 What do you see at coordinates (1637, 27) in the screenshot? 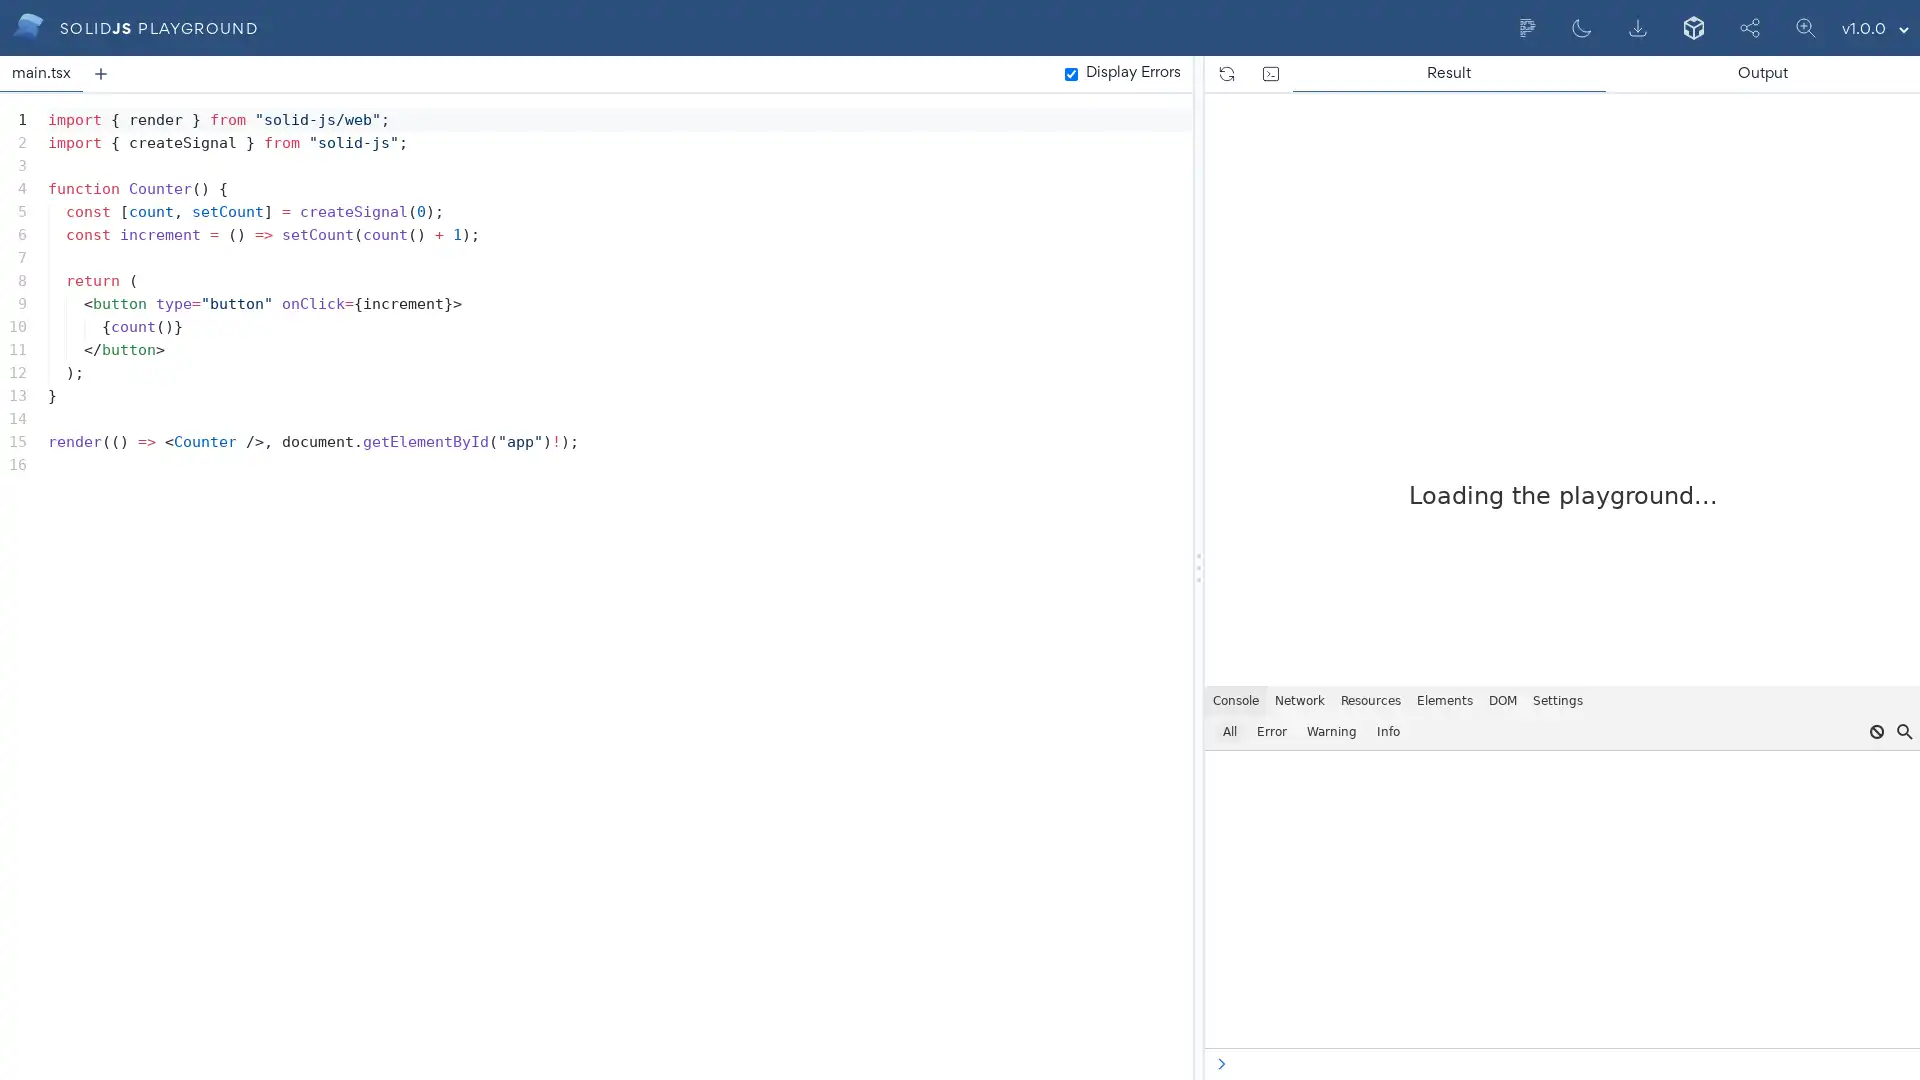
I see `Export to Zip` at bounding box center [1637, 27].